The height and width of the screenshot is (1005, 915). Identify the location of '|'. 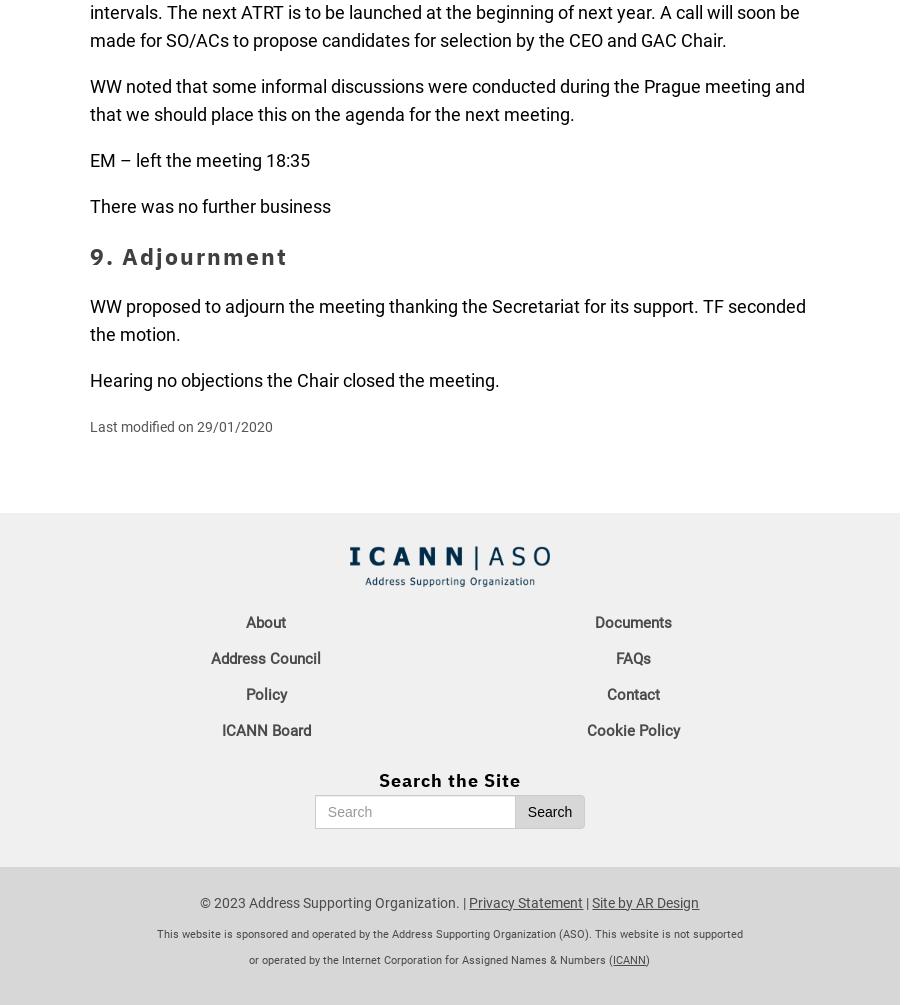
(586, 900).